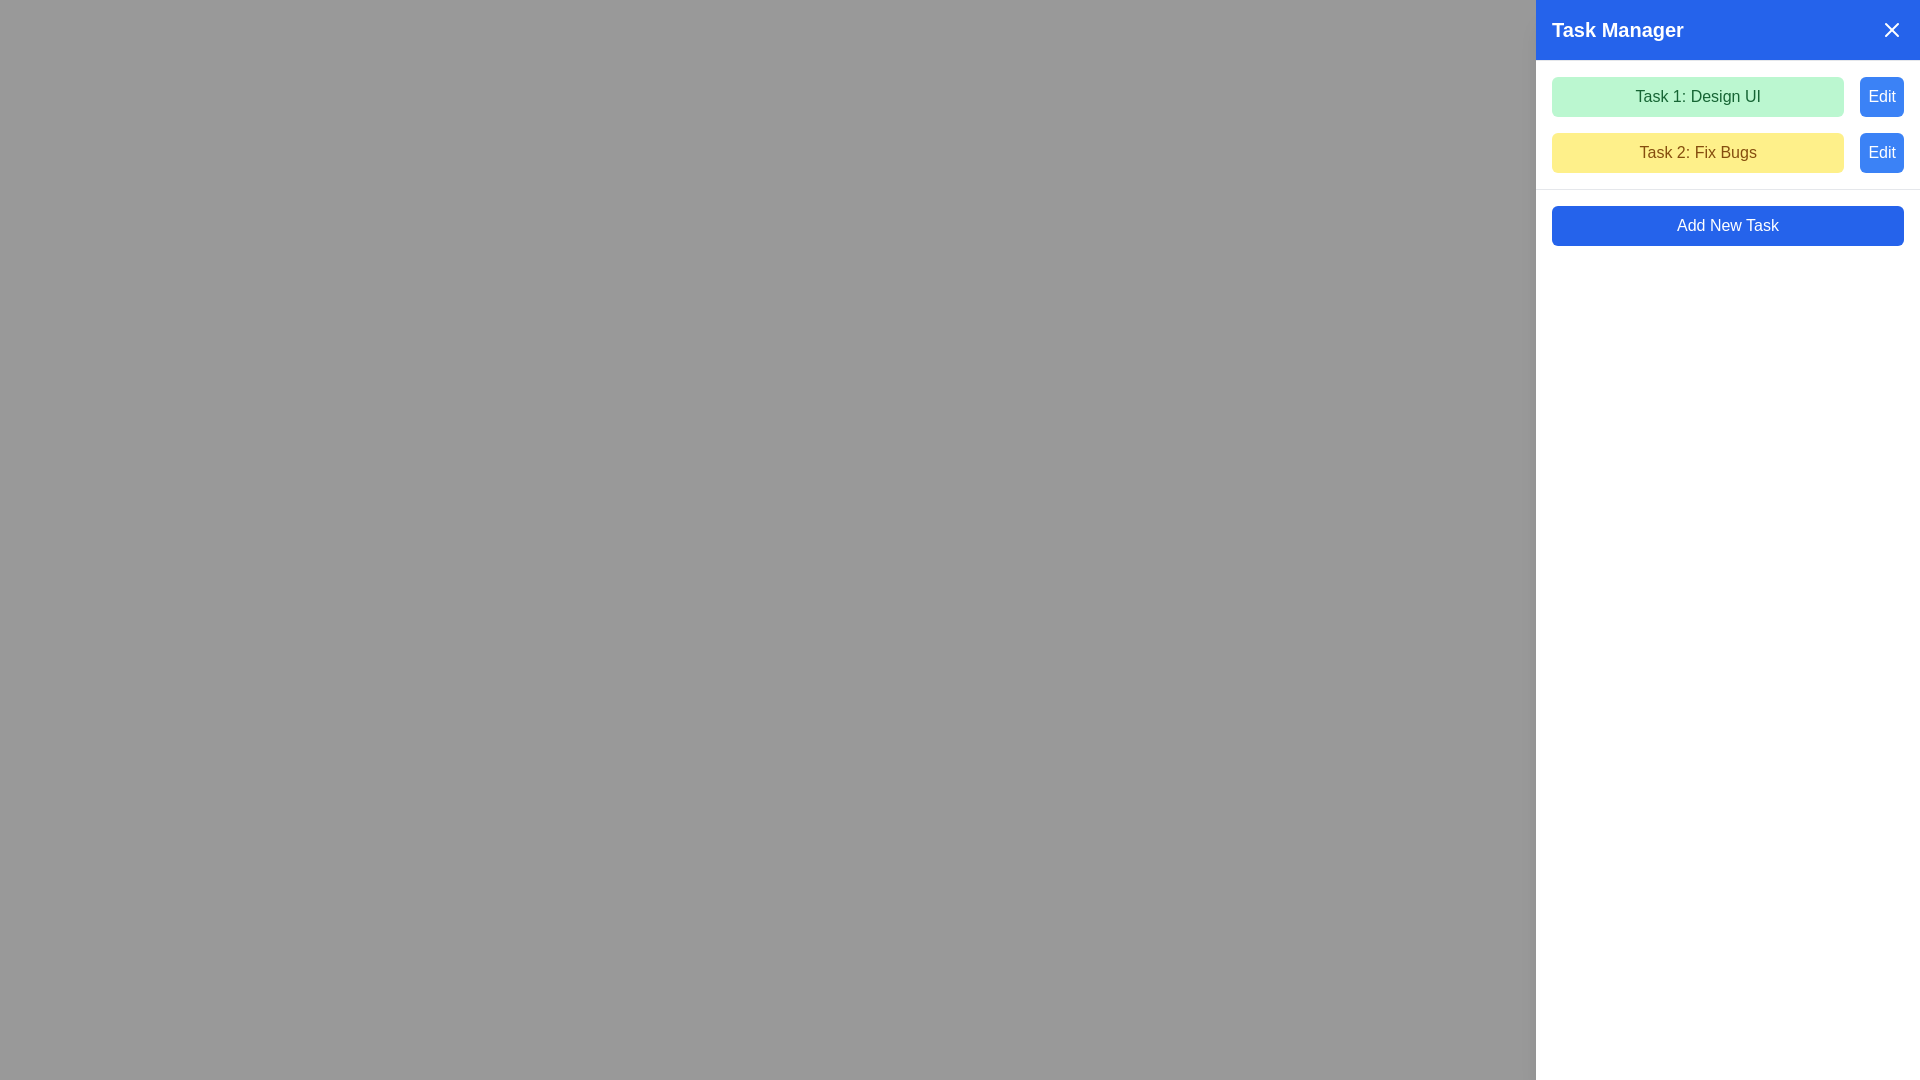 The height and width of the screenshot is (1080, 1920). Describe the element at coordinates (1727, 96) in the screenshot. I see `the Task item labeled 'Task 1: Design UI' which features a left-aligned text on a light green background and a right-aligned 'Edit' button on a blue background` at that location.